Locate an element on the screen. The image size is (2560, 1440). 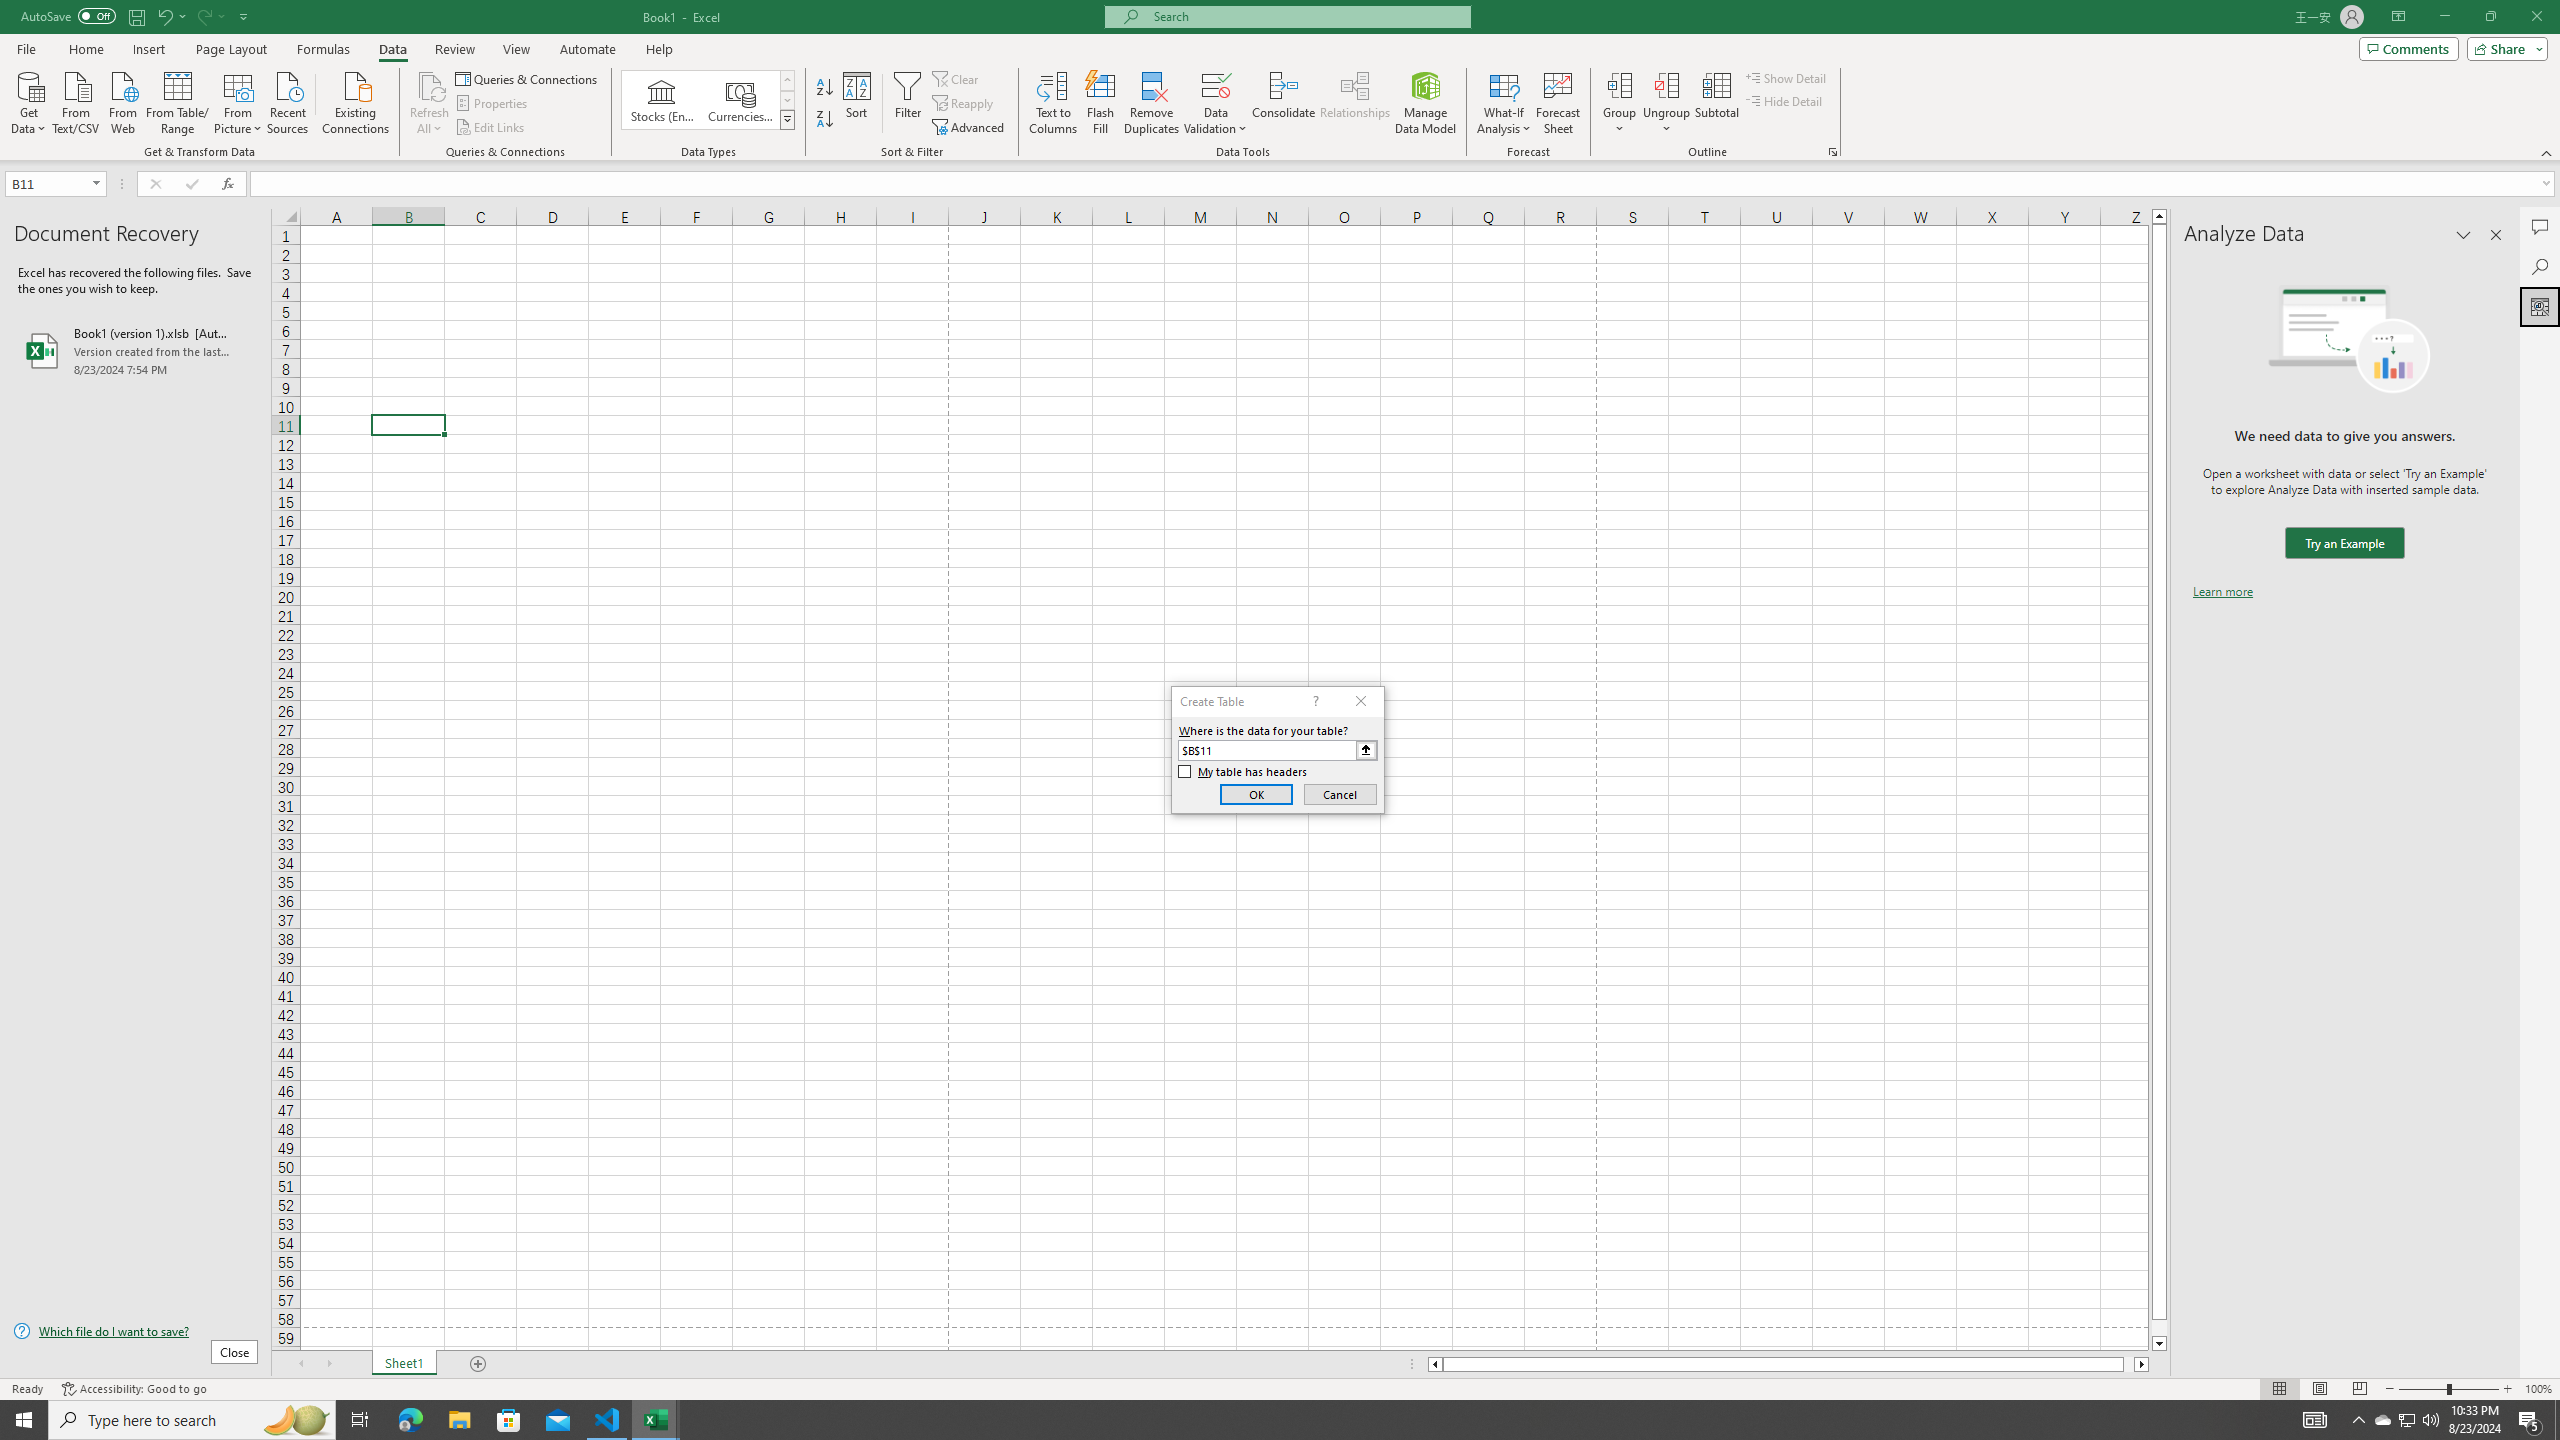
'Filter' is located at coordinates (906, 103).